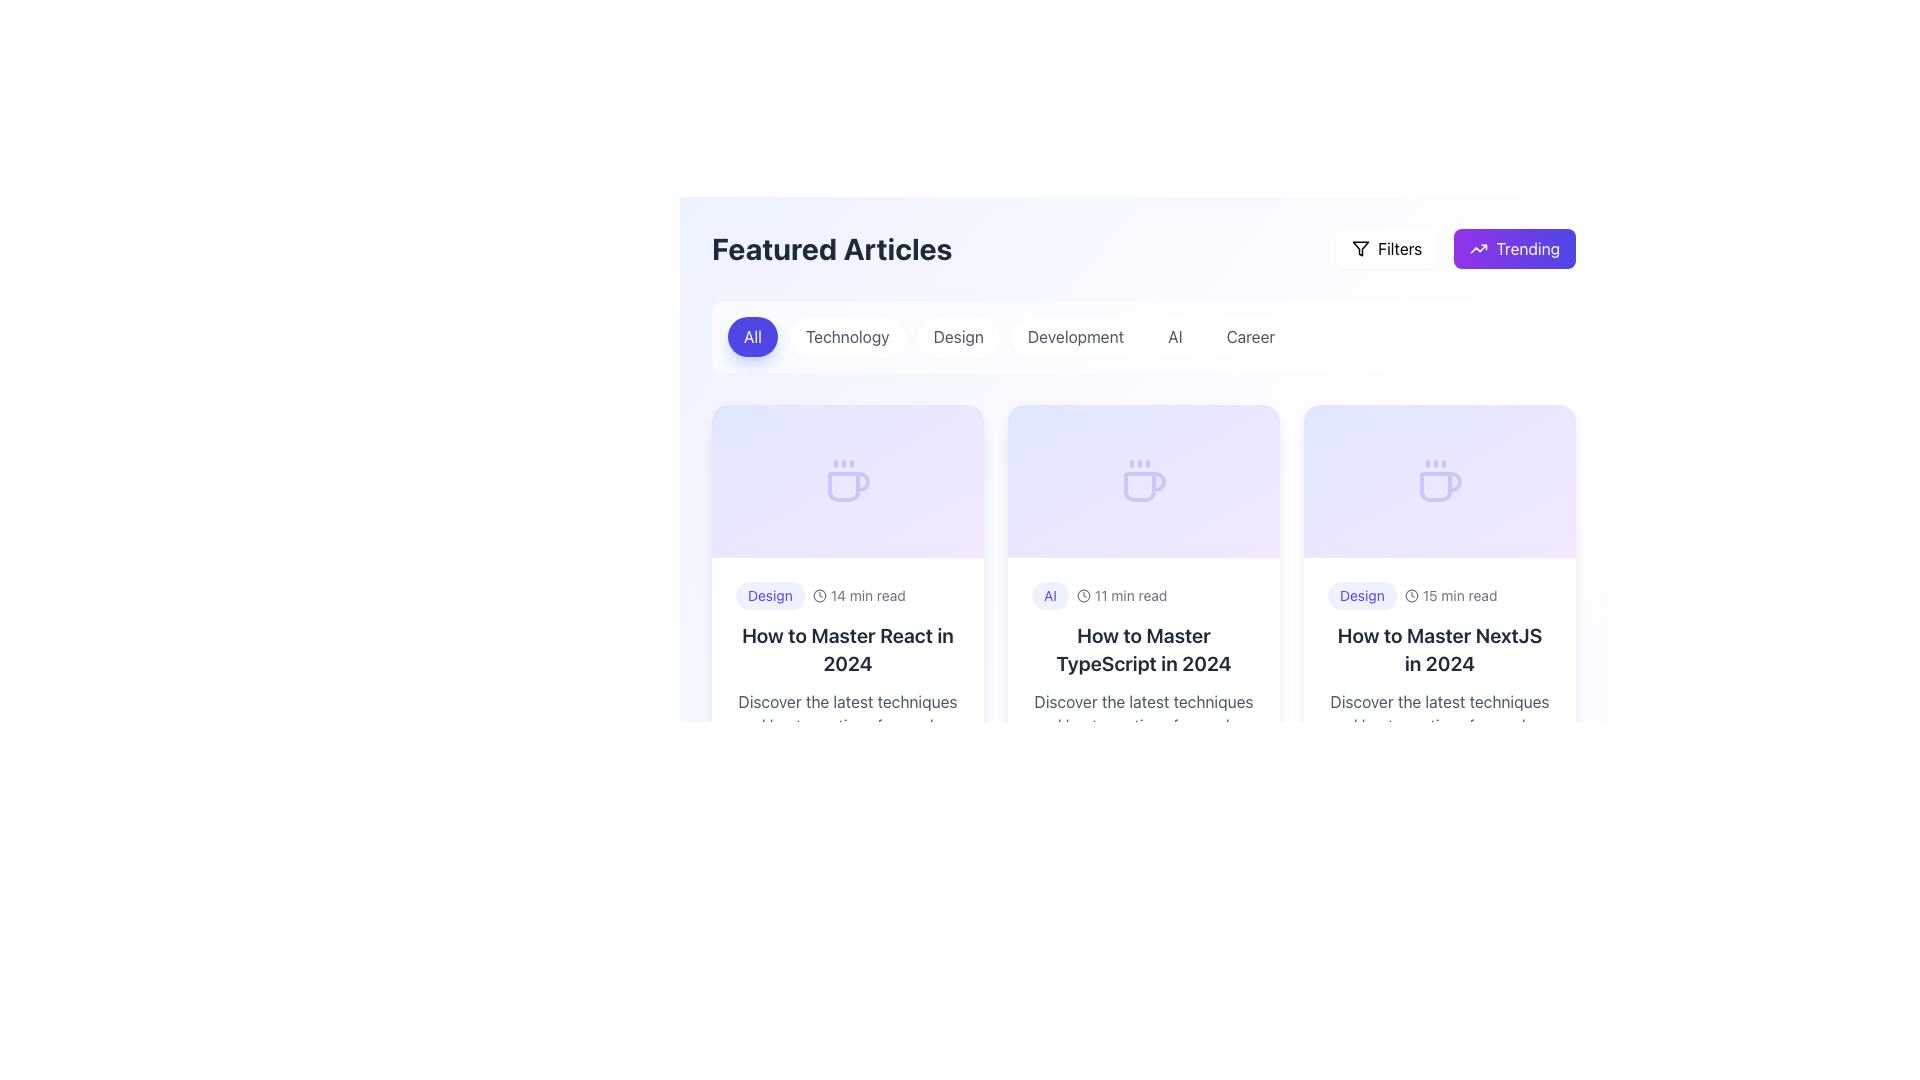 This screenshot has width=1920, height=1080. I want to click on the upward trend icon located to the left of the 'Trending' text in the rounded rectangular button at the top-right corner for sorting or filtering, so click(1478, 248).